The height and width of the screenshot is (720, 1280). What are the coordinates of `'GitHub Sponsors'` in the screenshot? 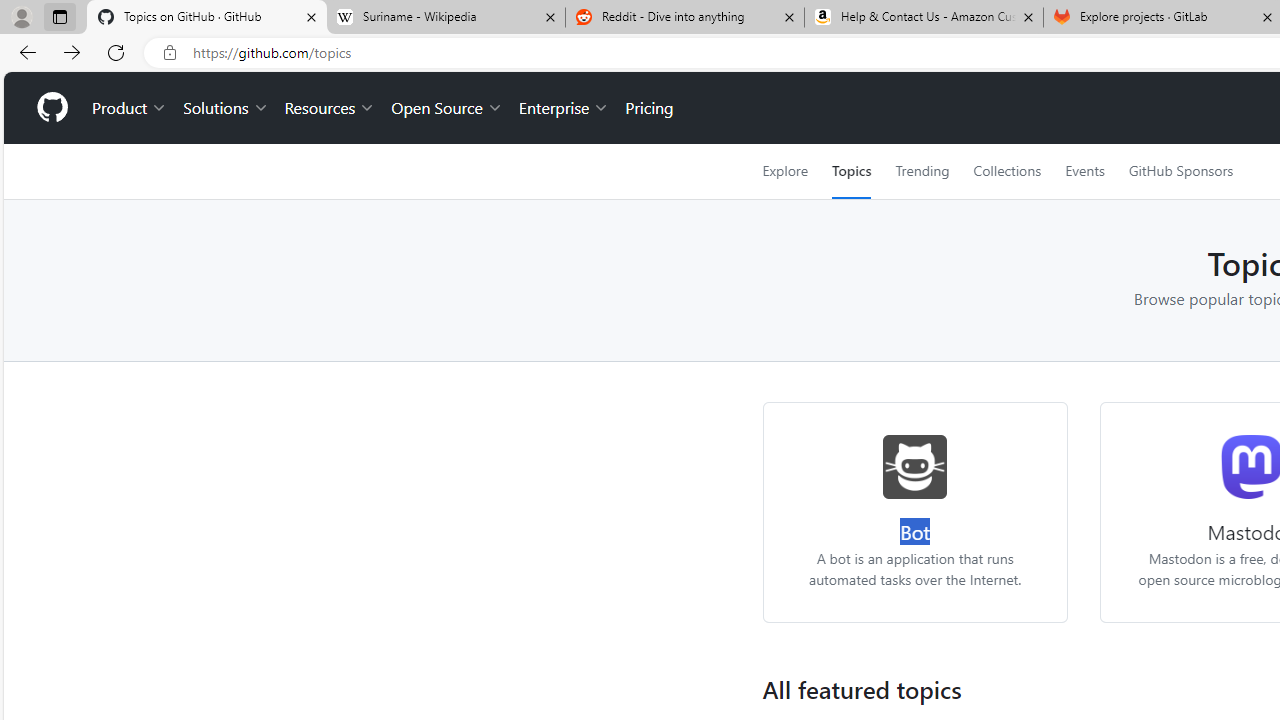 It's located at (1180, 170).